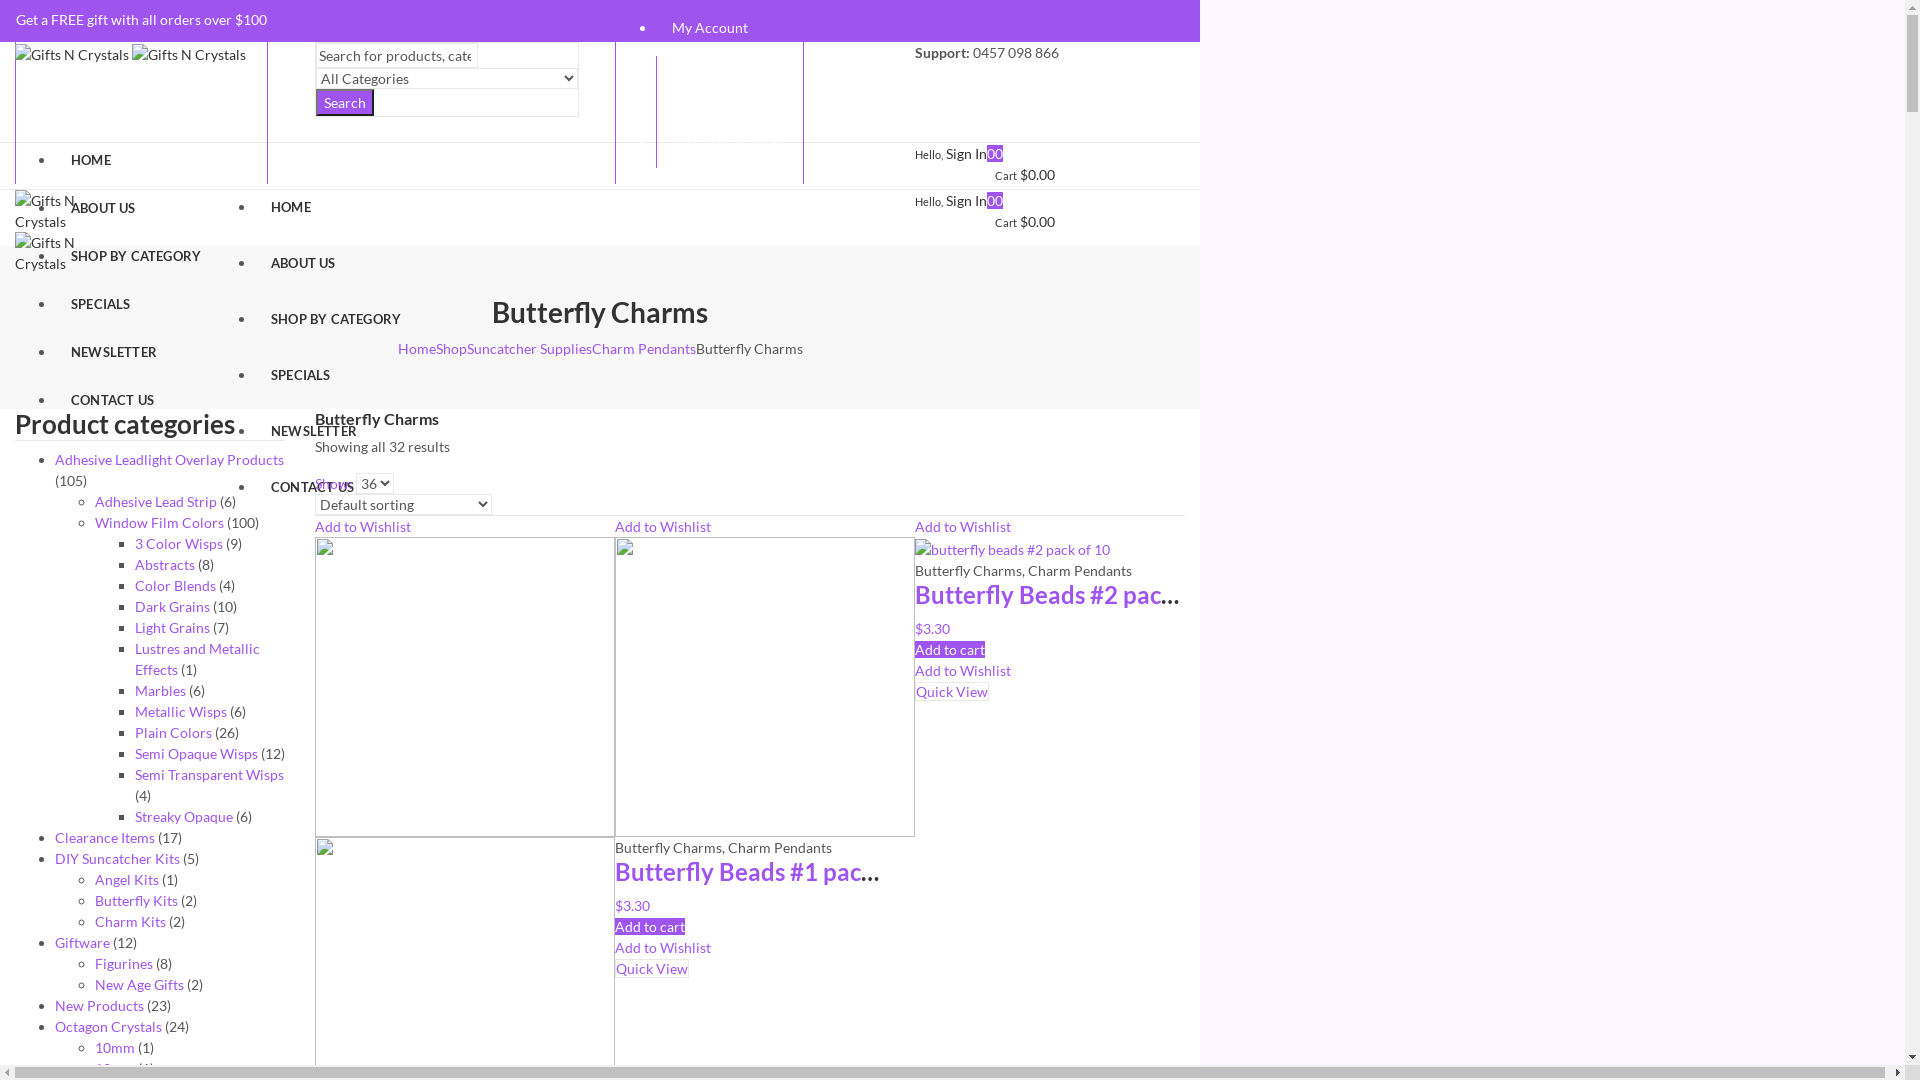 The width and height of the screenshot is (1920, 1080). What do you see at coordinates (613, 926) in the screenshot?
I see `'Add to cart'` at bounding box center [613, 926].